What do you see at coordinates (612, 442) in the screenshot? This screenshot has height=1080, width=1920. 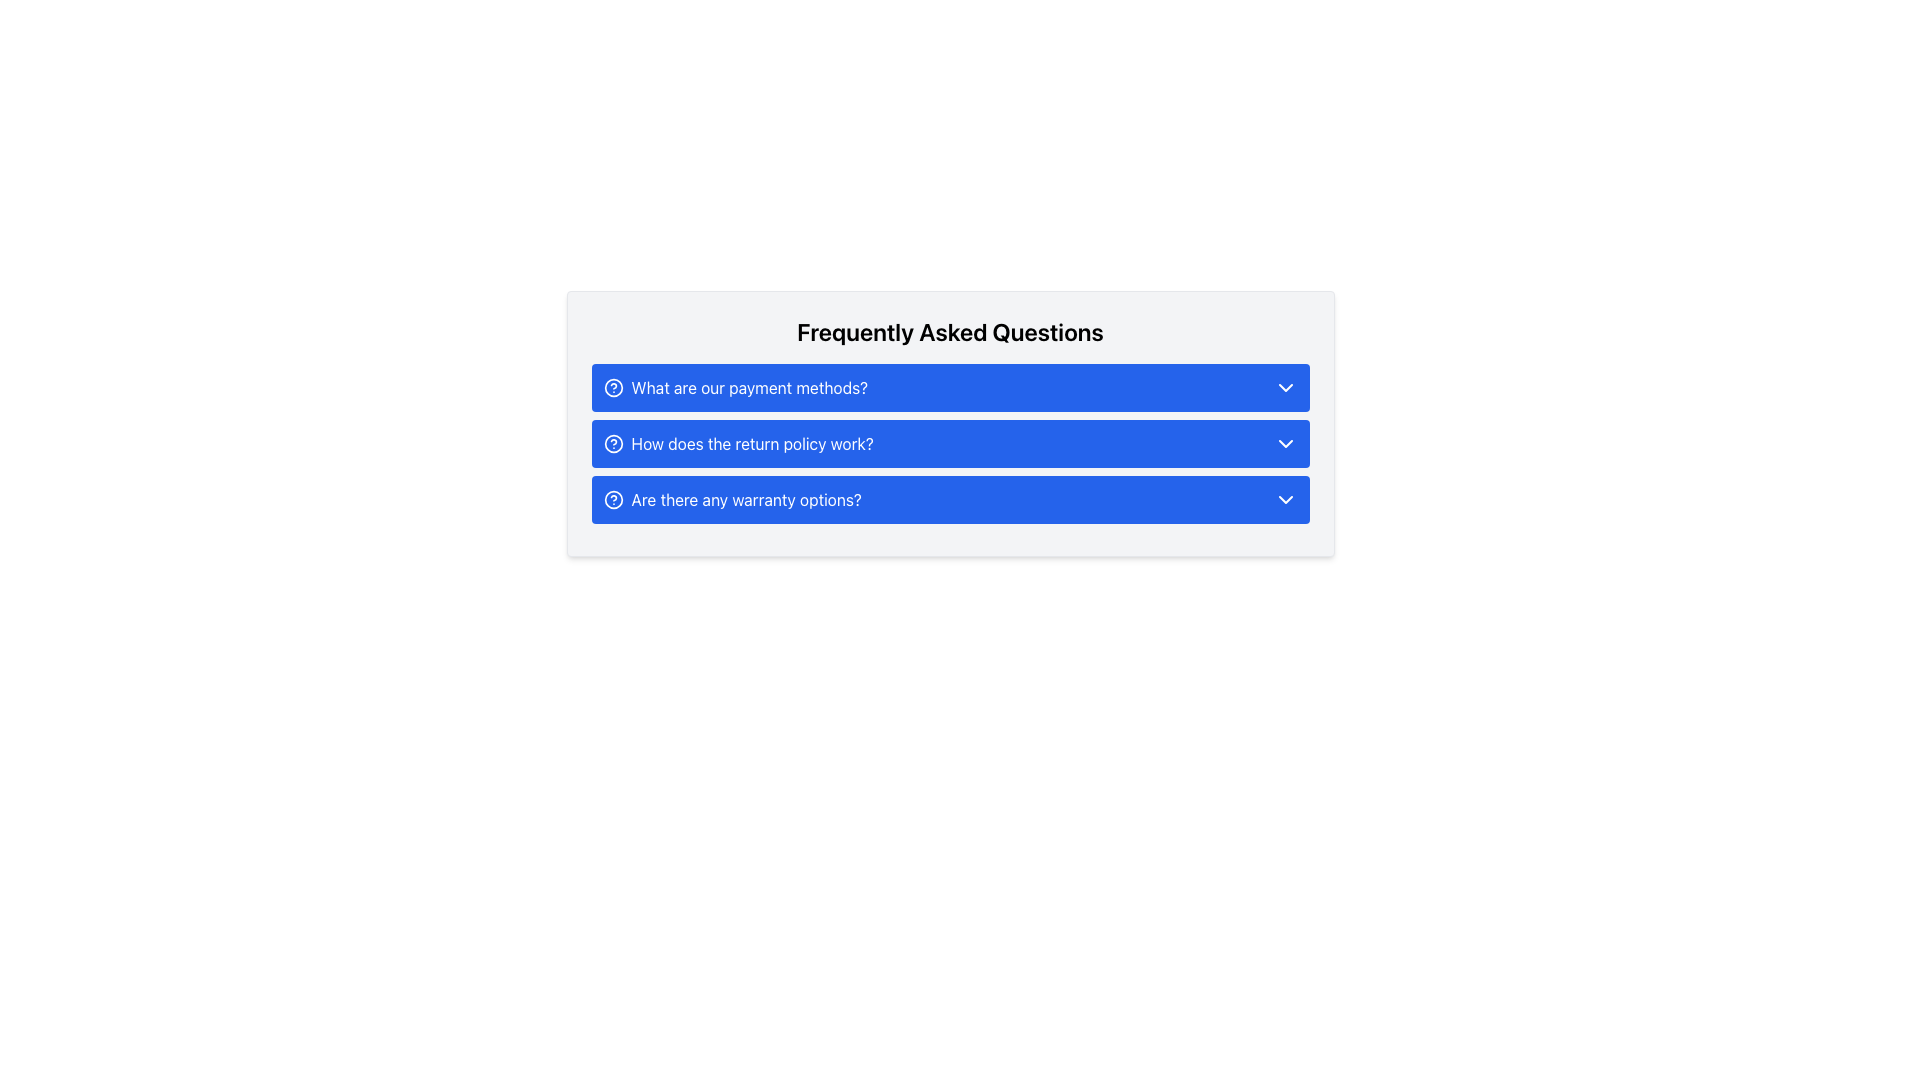 I see `the circular inner part of the help icon located in the second item of the FAQ section, which has a dark blue border and a predominantly white inner area` at bounding box center [612, 442].